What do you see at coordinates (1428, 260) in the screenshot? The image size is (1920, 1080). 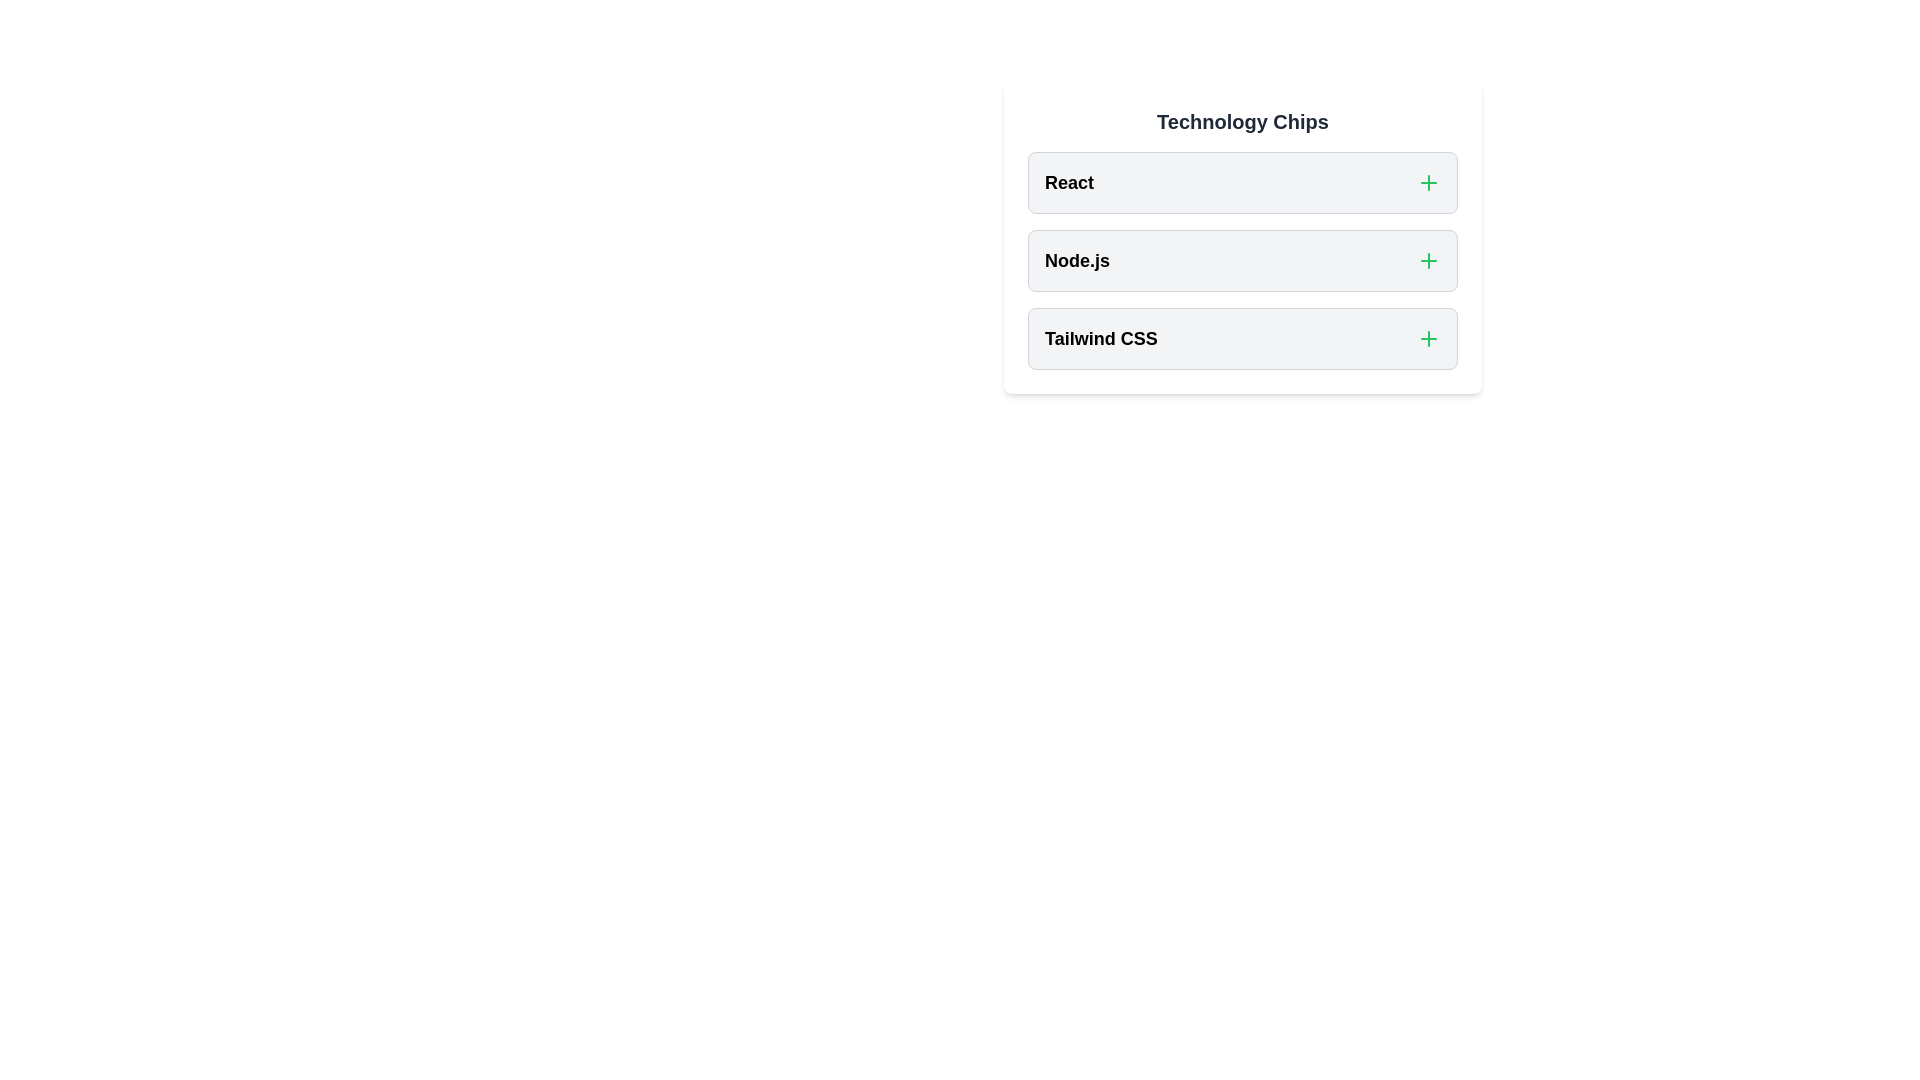 I see `the button corresponding to Node.js` at bounding box center [1428, 260].